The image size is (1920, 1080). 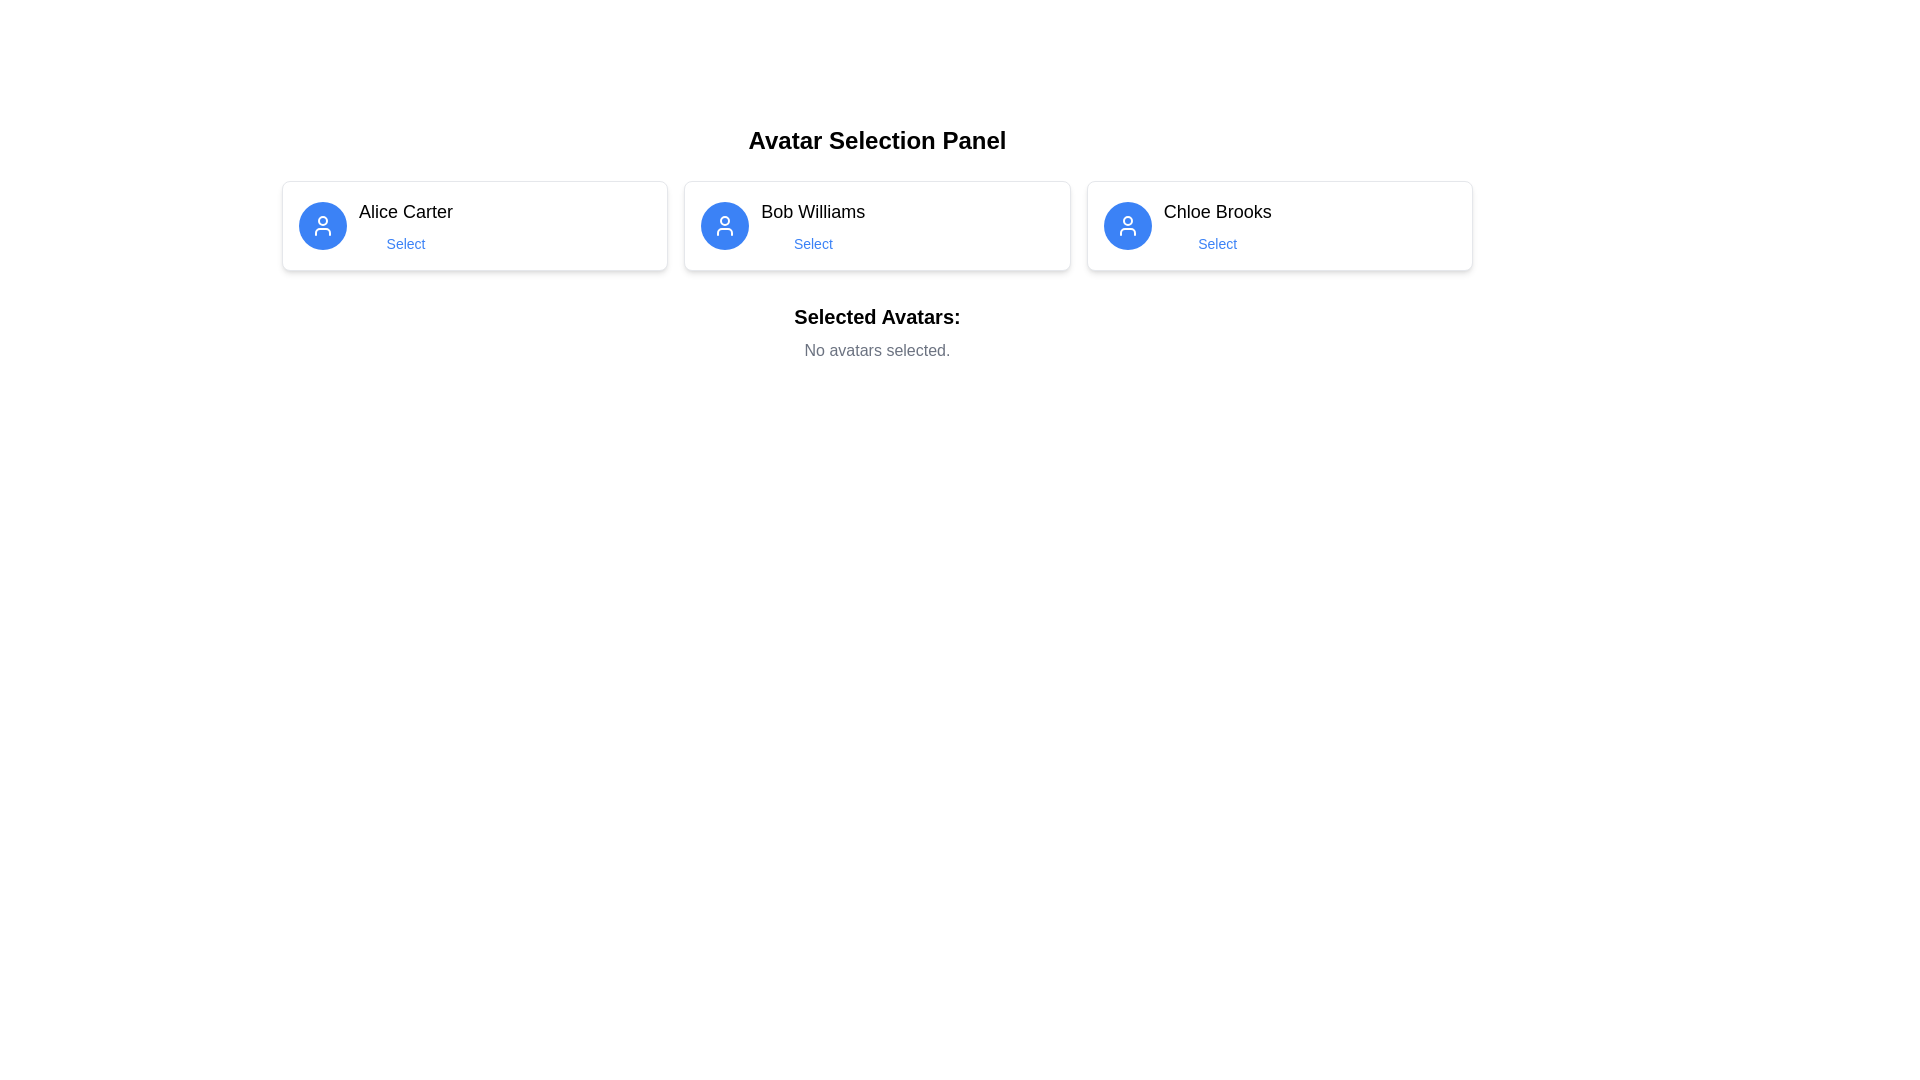 What do you see at coordinates (813, 212) in the screenshot?
I see `text content of the label displaying the name 'Bob Williams' located in the center panel above the blue 'Select' button` at bounding box center [813, 212].